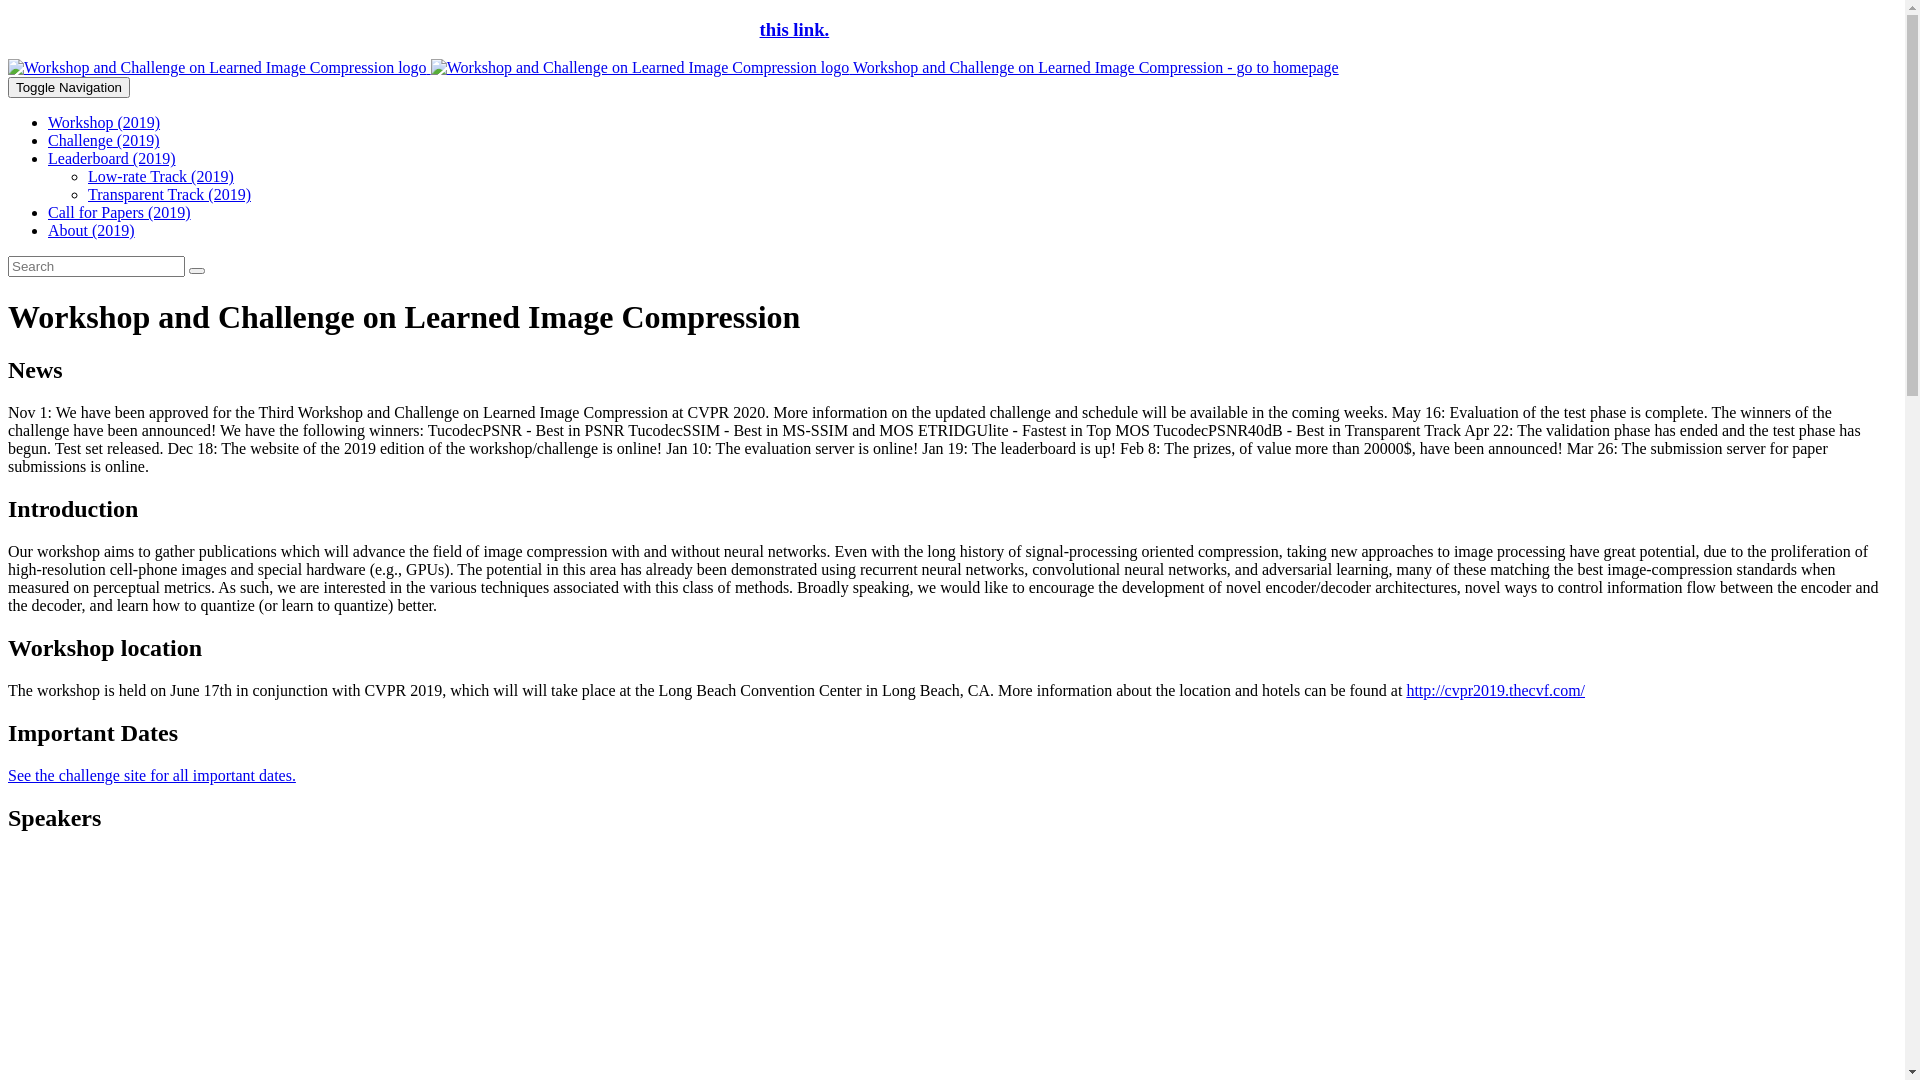 This screenshot has height=1080, width=1920. I want to click on 'Call for Papers (2019)', so click(118, 212).